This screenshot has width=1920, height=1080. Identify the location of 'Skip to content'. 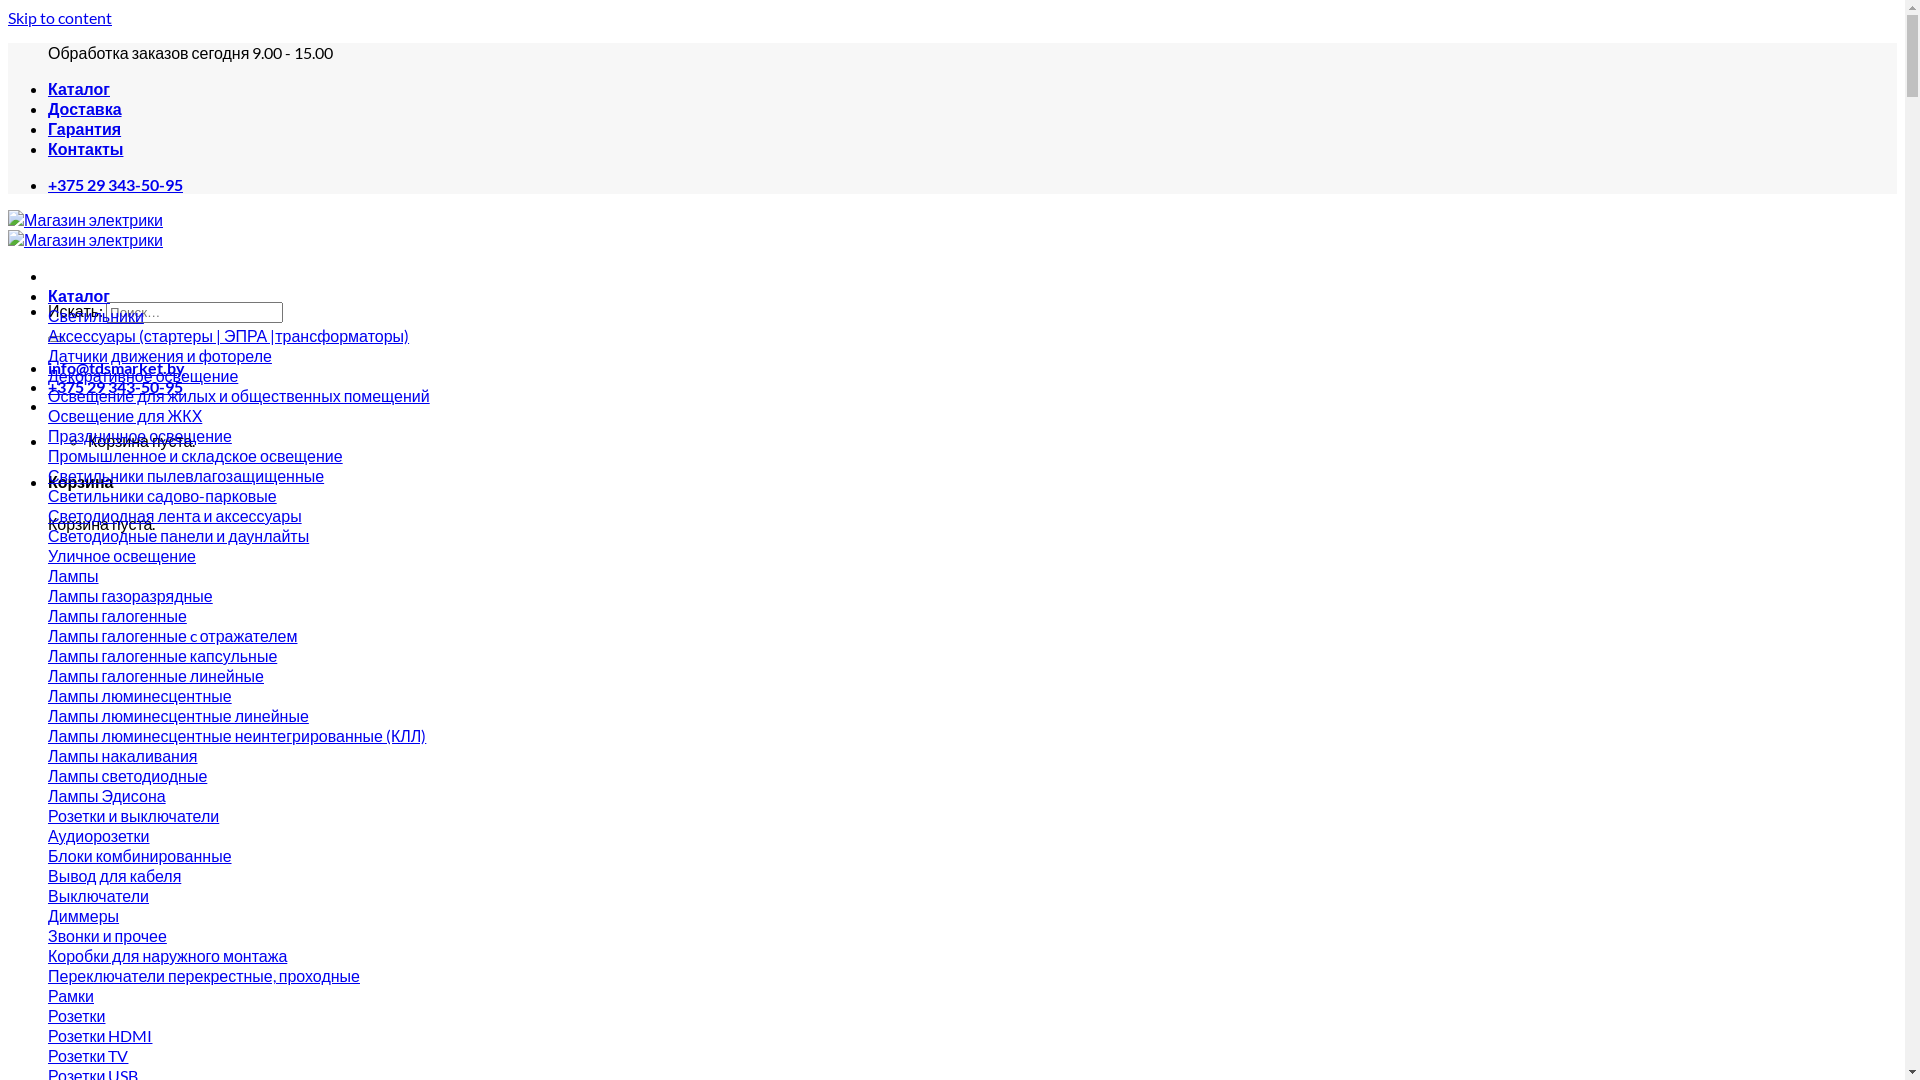
(59, 17).